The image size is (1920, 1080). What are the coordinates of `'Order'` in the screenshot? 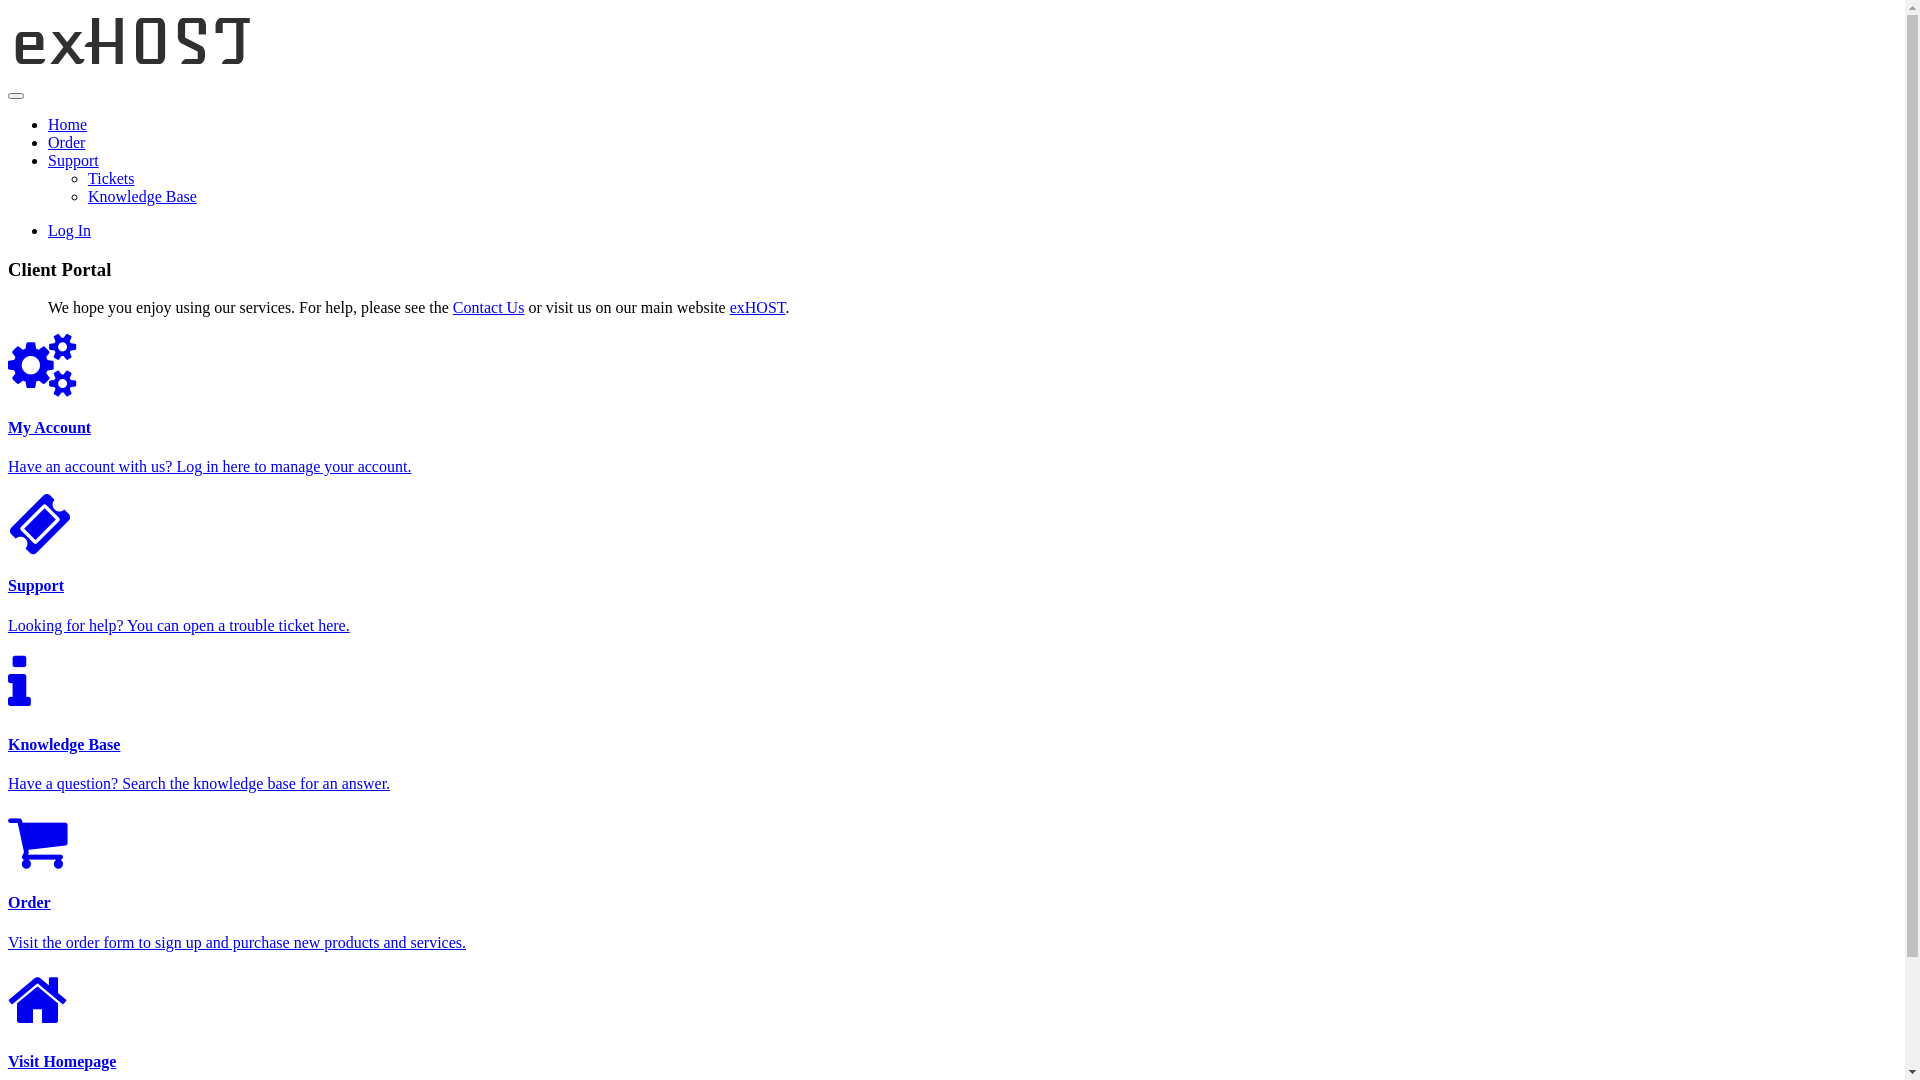 It's located at (66, 141).